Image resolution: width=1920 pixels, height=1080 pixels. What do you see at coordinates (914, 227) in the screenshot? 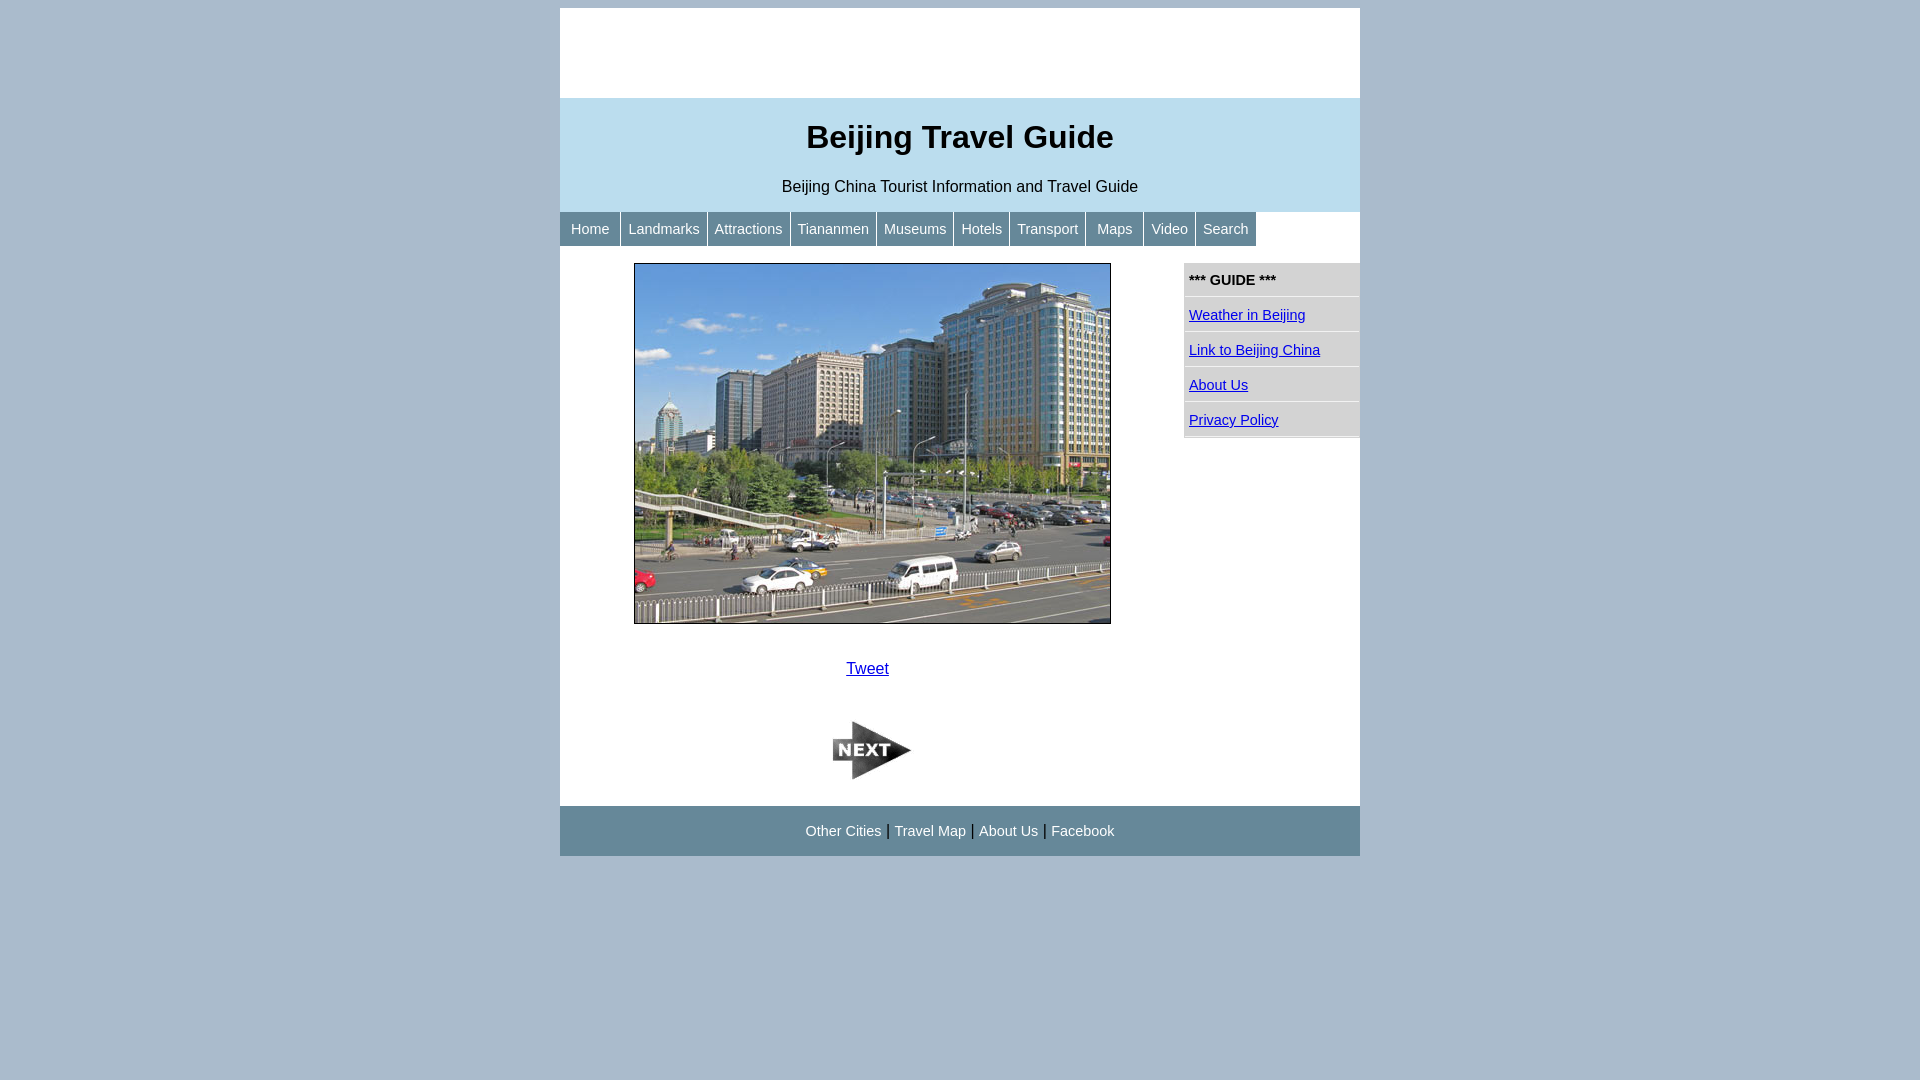
I see `'Museums'` at bounding box center [914, 227].